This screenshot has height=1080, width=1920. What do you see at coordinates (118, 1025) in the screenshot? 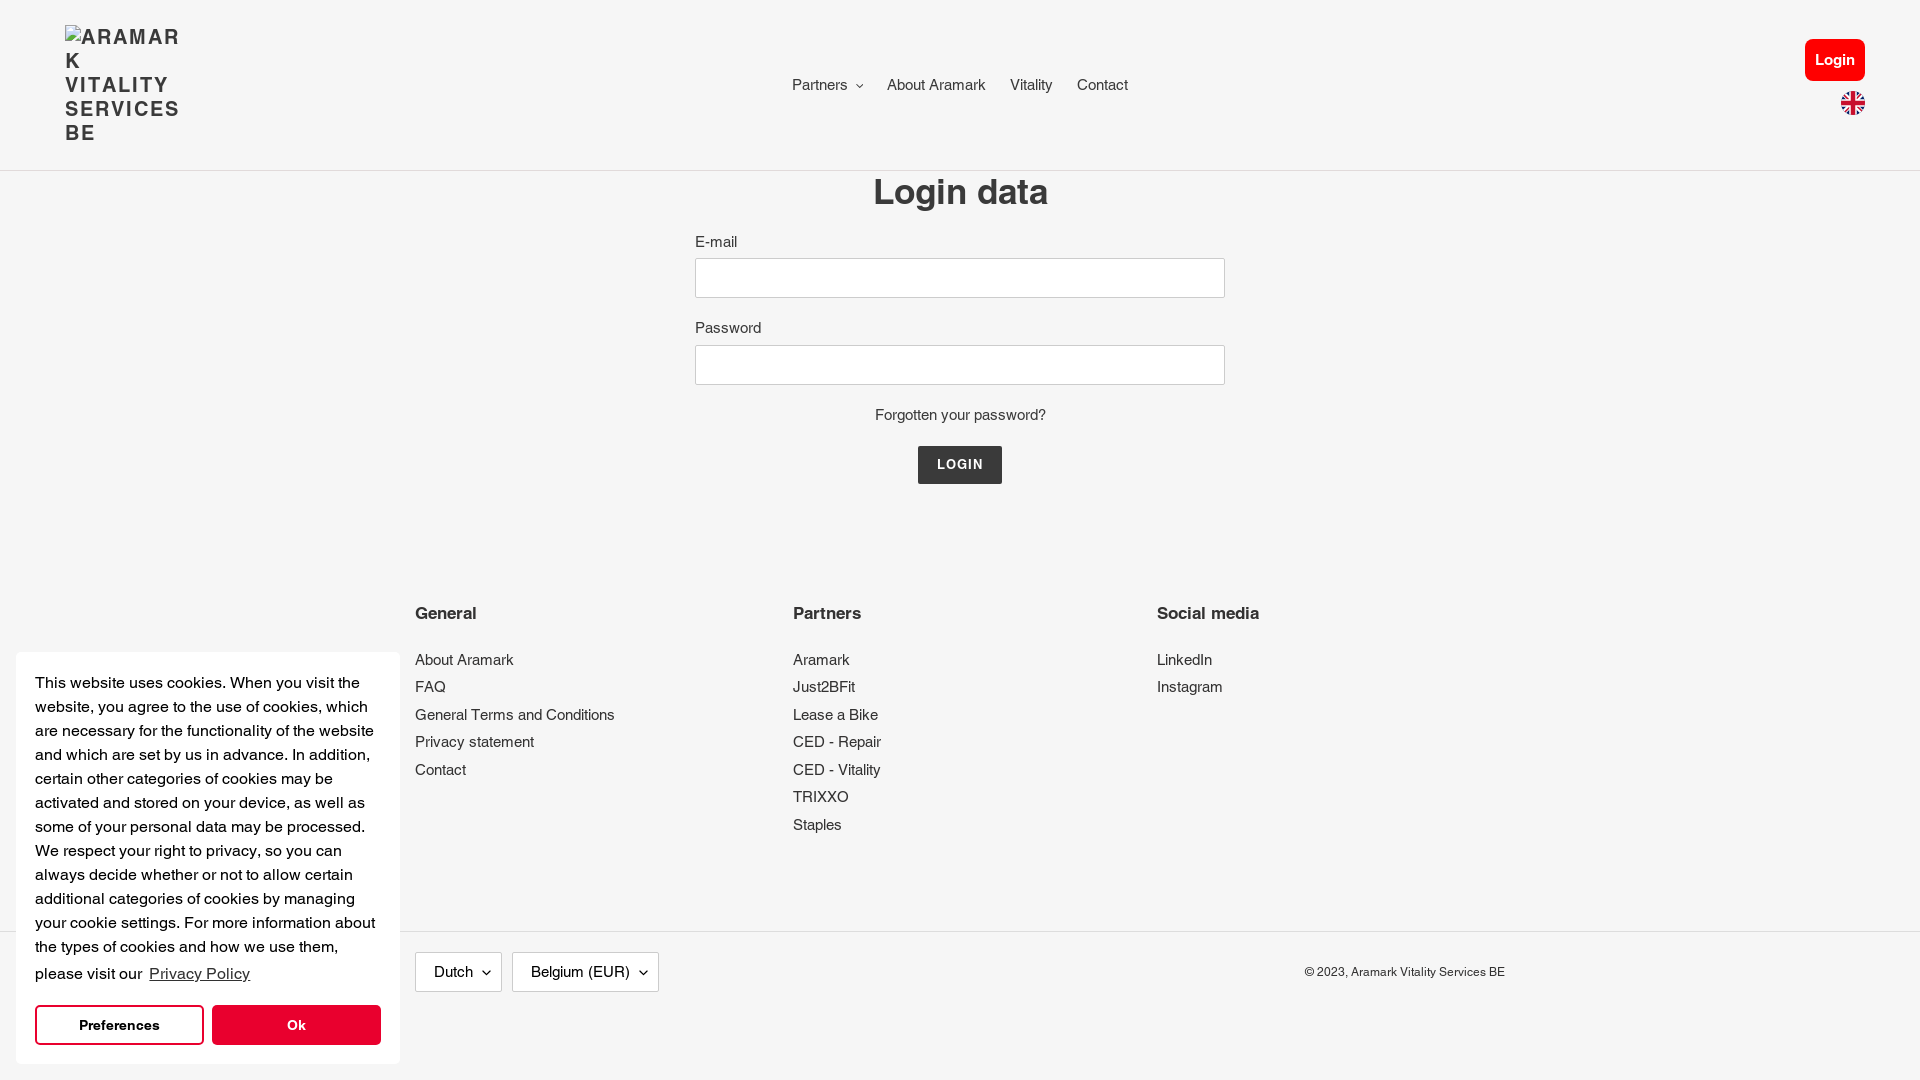
I see `'Preferences'` at bounding box center [118, 1025].